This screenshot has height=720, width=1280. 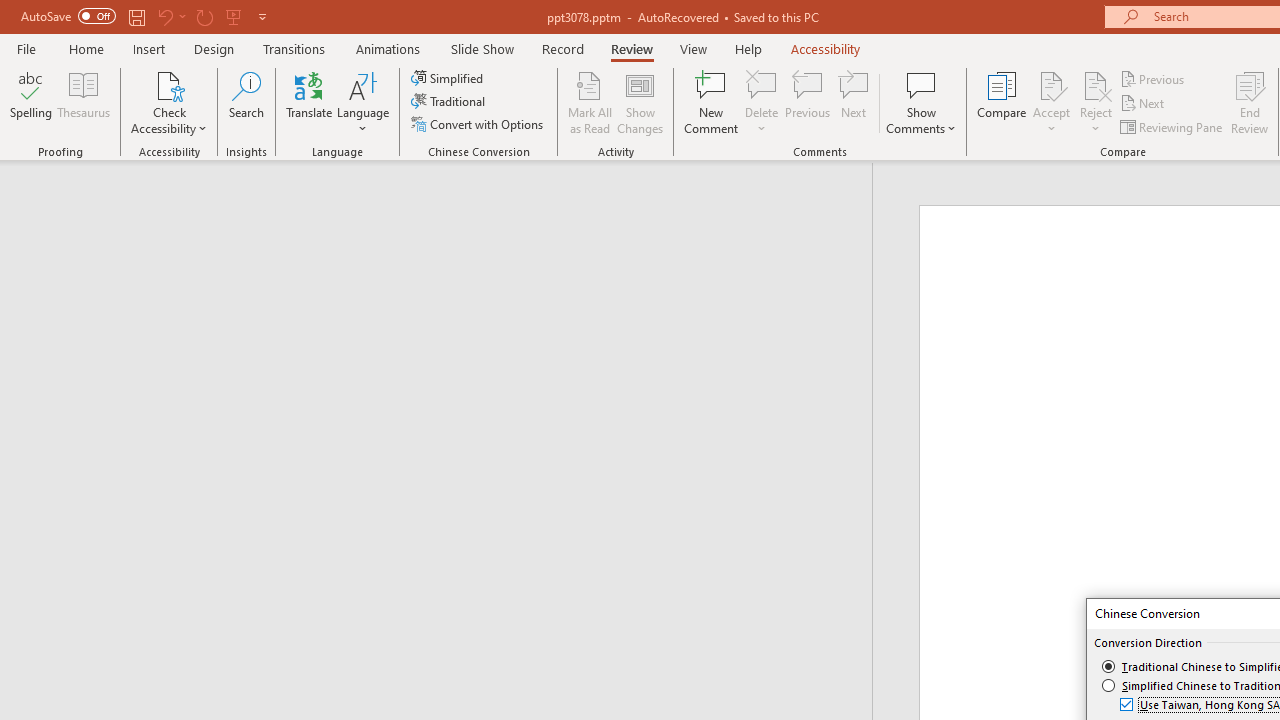 What do you see at coordinates (448, 77) in the screenshot?
I see `'Simplified'` at bounding box center [448, 77].